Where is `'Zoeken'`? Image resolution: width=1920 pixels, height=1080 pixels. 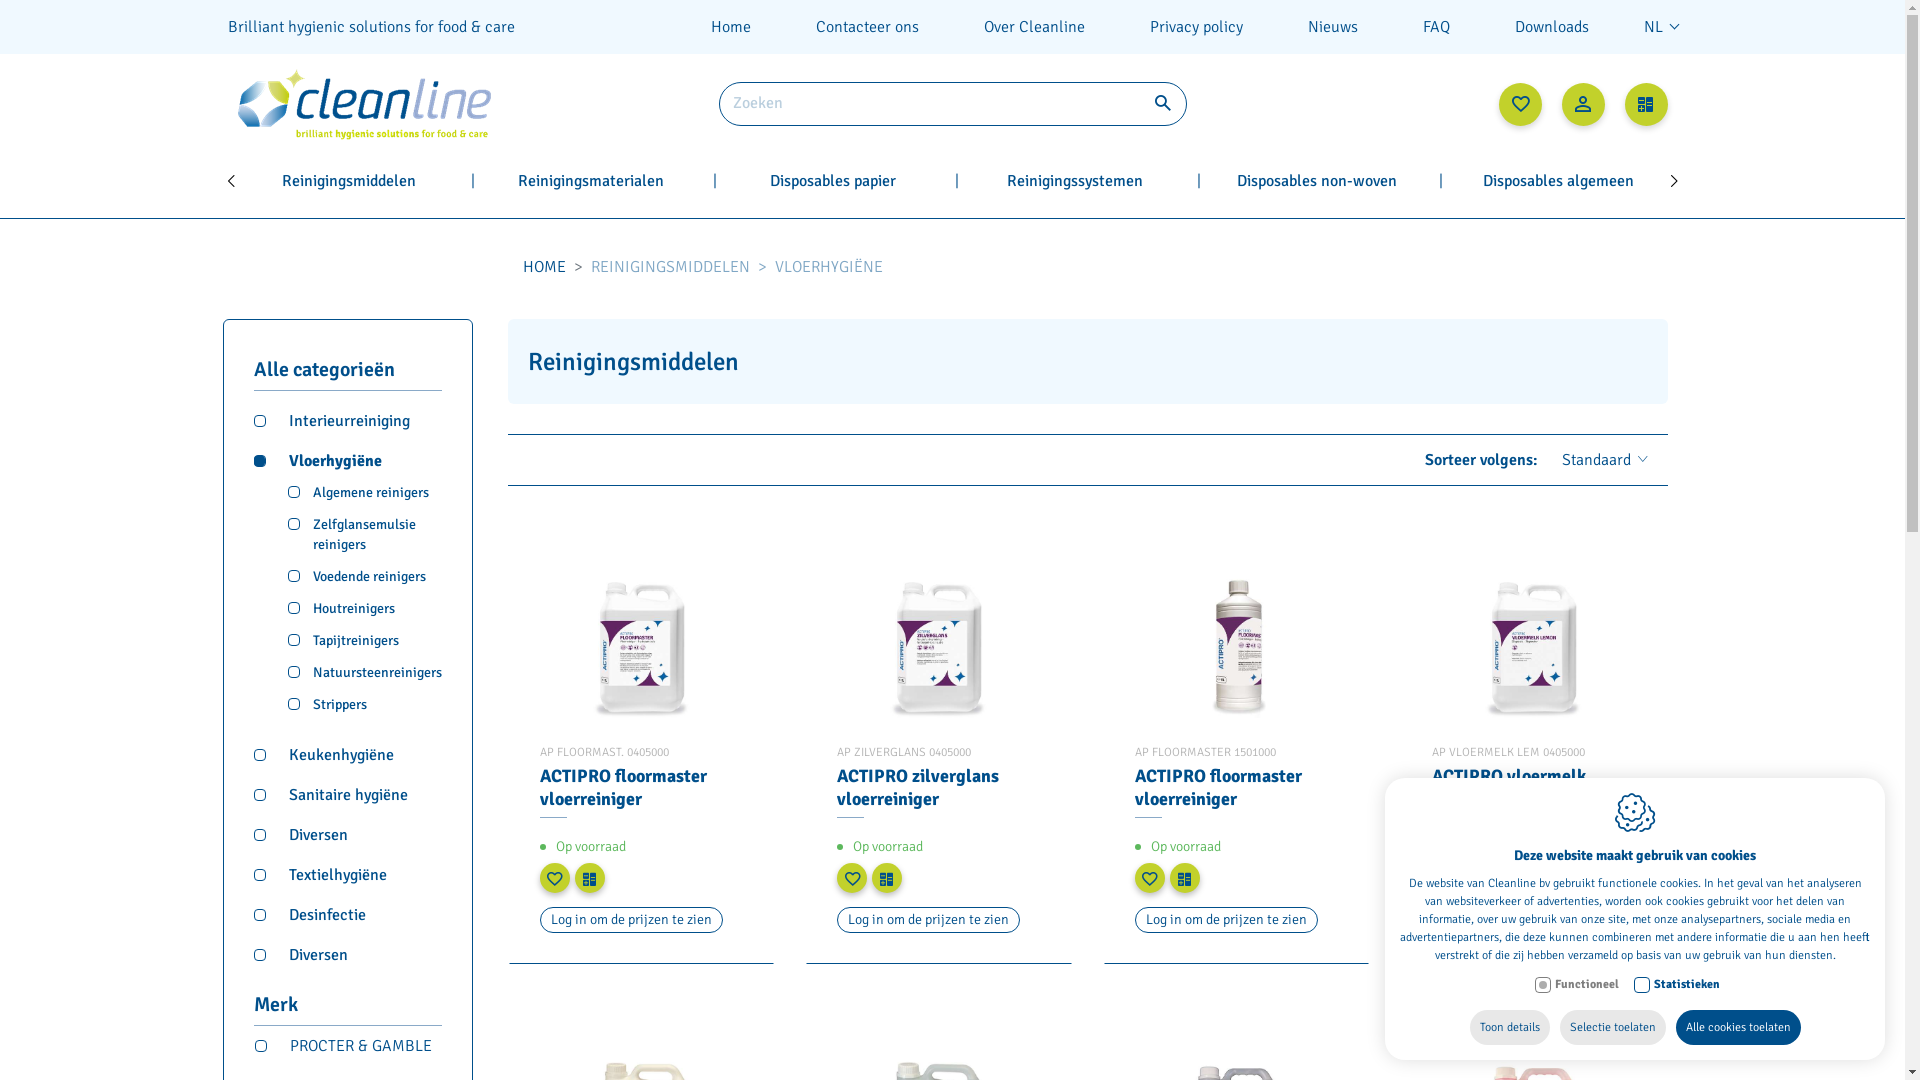
'Zoeken' is located at coordinates (1161, 104).